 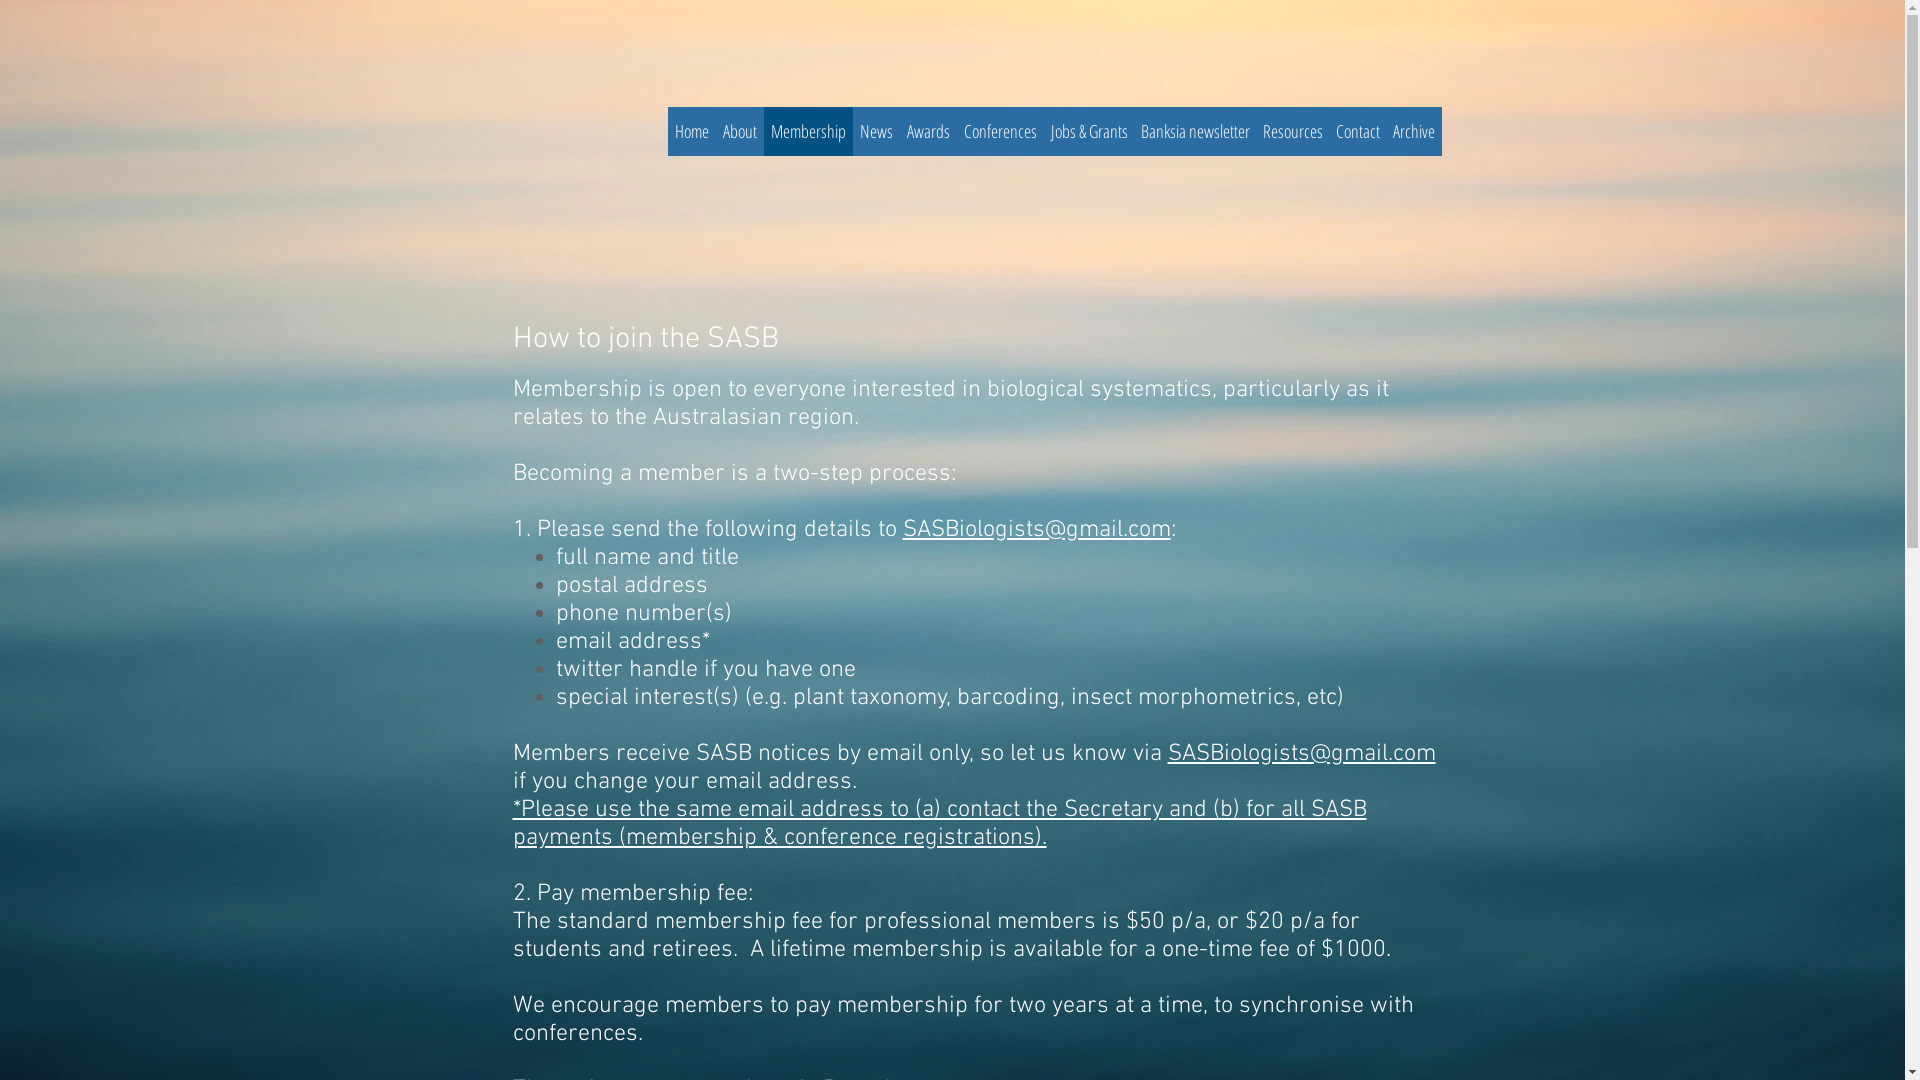 I want to click on 'About', so click(x=738, y=131).